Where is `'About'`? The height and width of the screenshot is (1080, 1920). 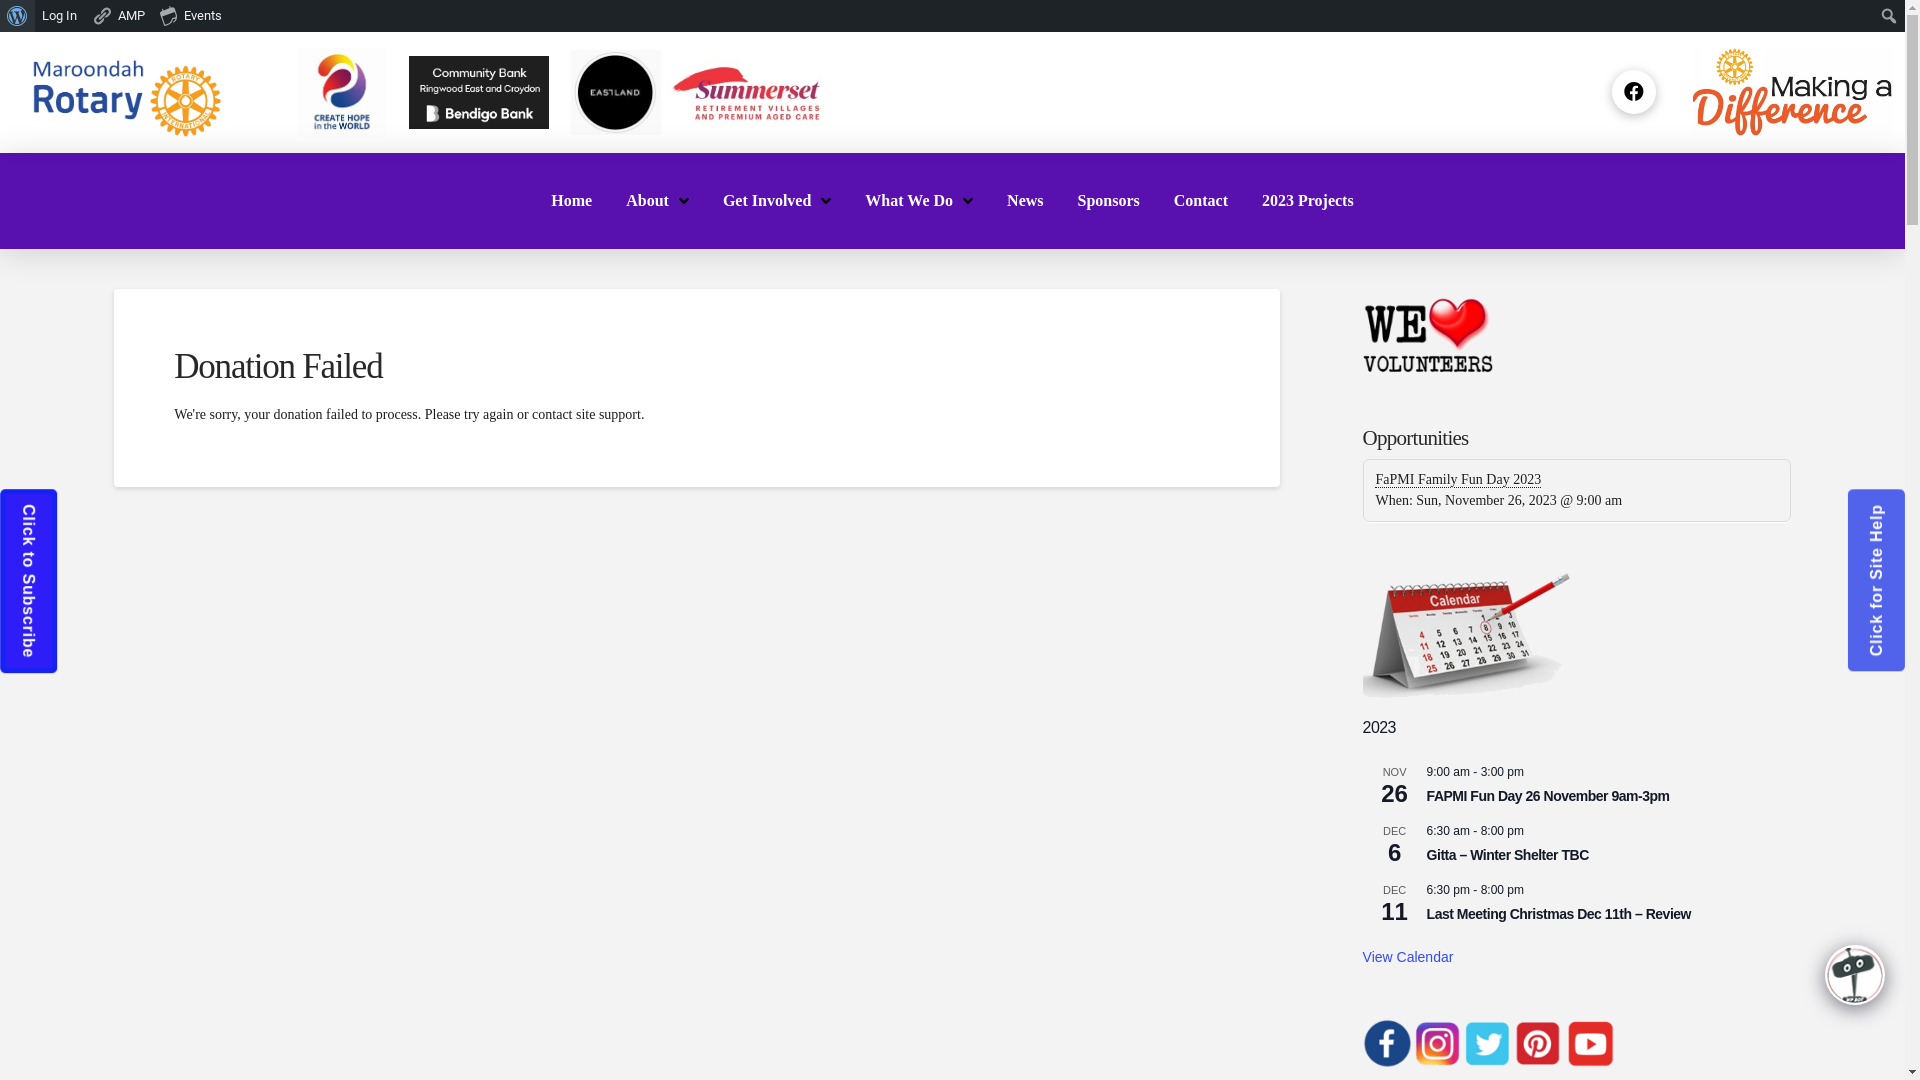
'About' is located at coordinates (657, 200).